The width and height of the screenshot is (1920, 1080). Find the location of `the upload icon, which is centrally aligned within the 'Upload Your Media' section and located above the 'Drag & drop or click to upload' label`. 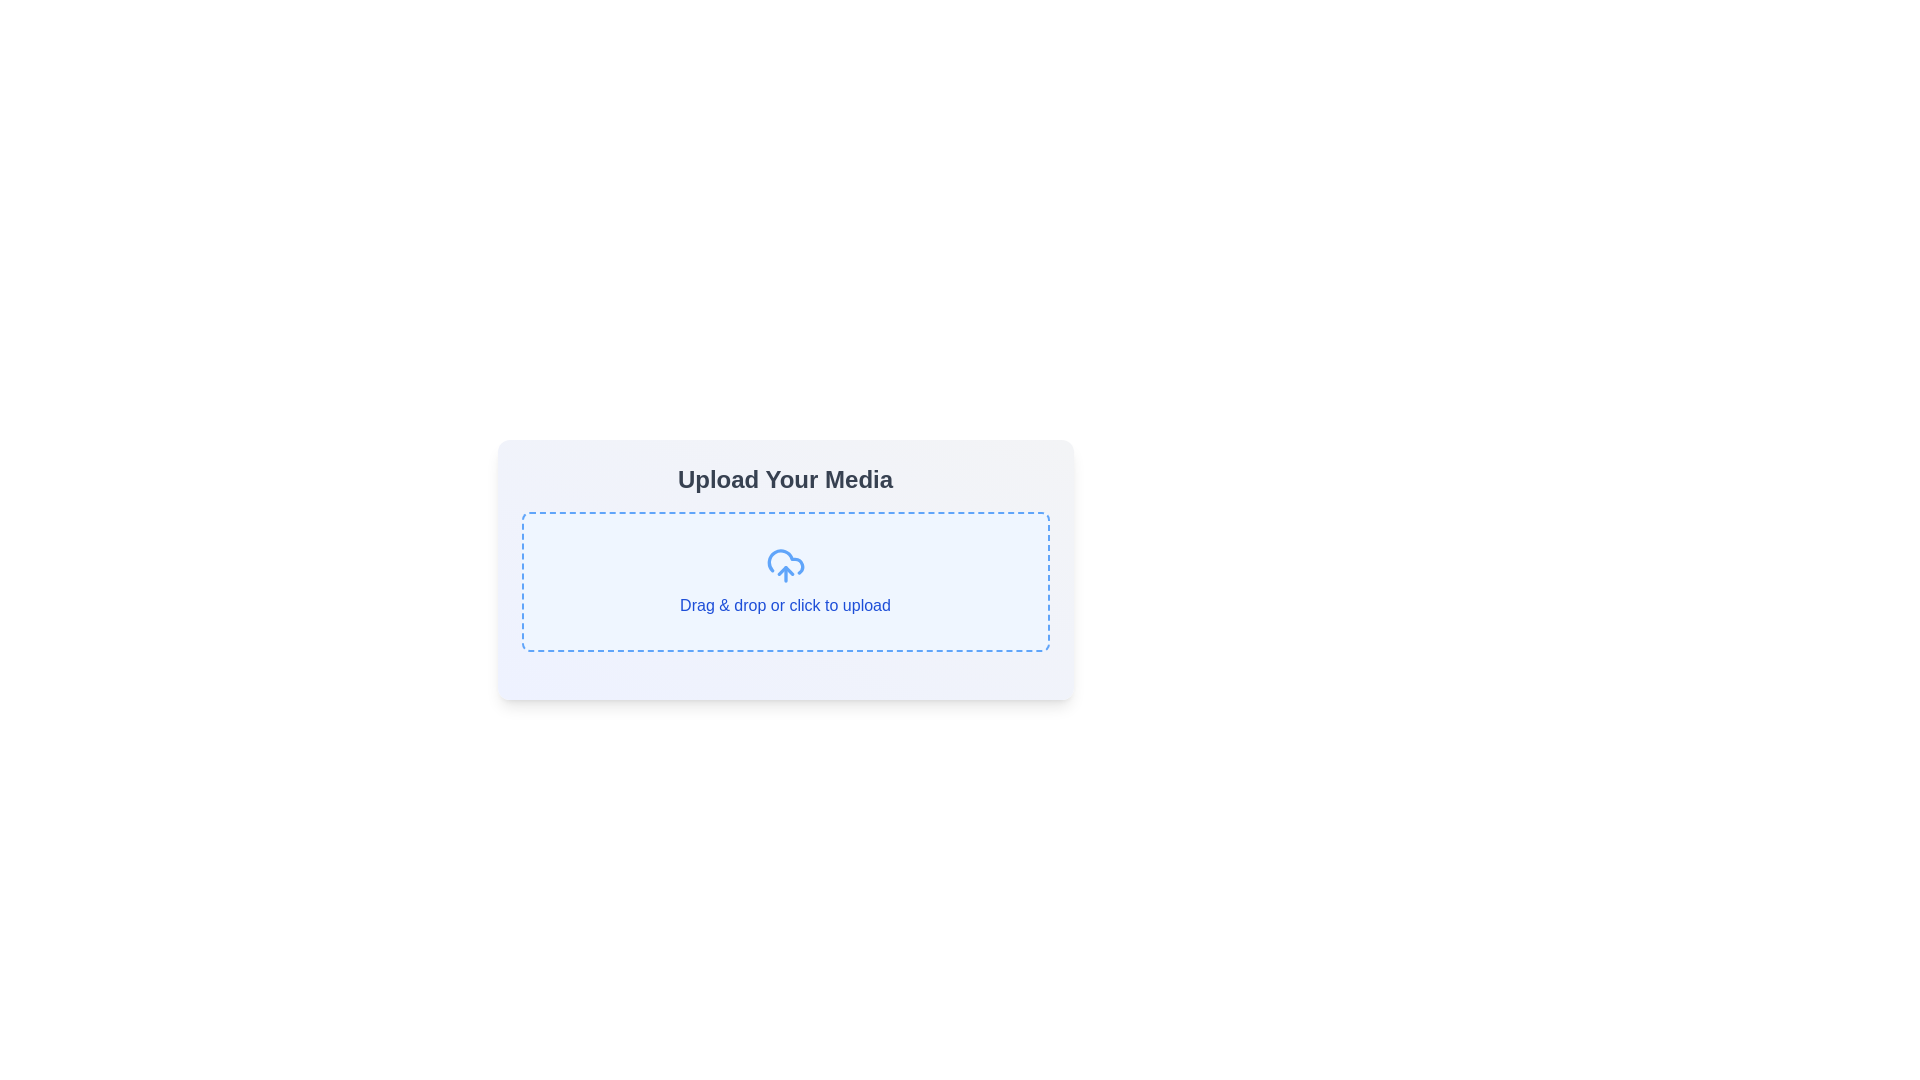

the upload icon, which is centrally aligned within the 'Upload Your Media' section and located above the 'Drag & drop or click to upload' label is located at coordinates (784, 566).